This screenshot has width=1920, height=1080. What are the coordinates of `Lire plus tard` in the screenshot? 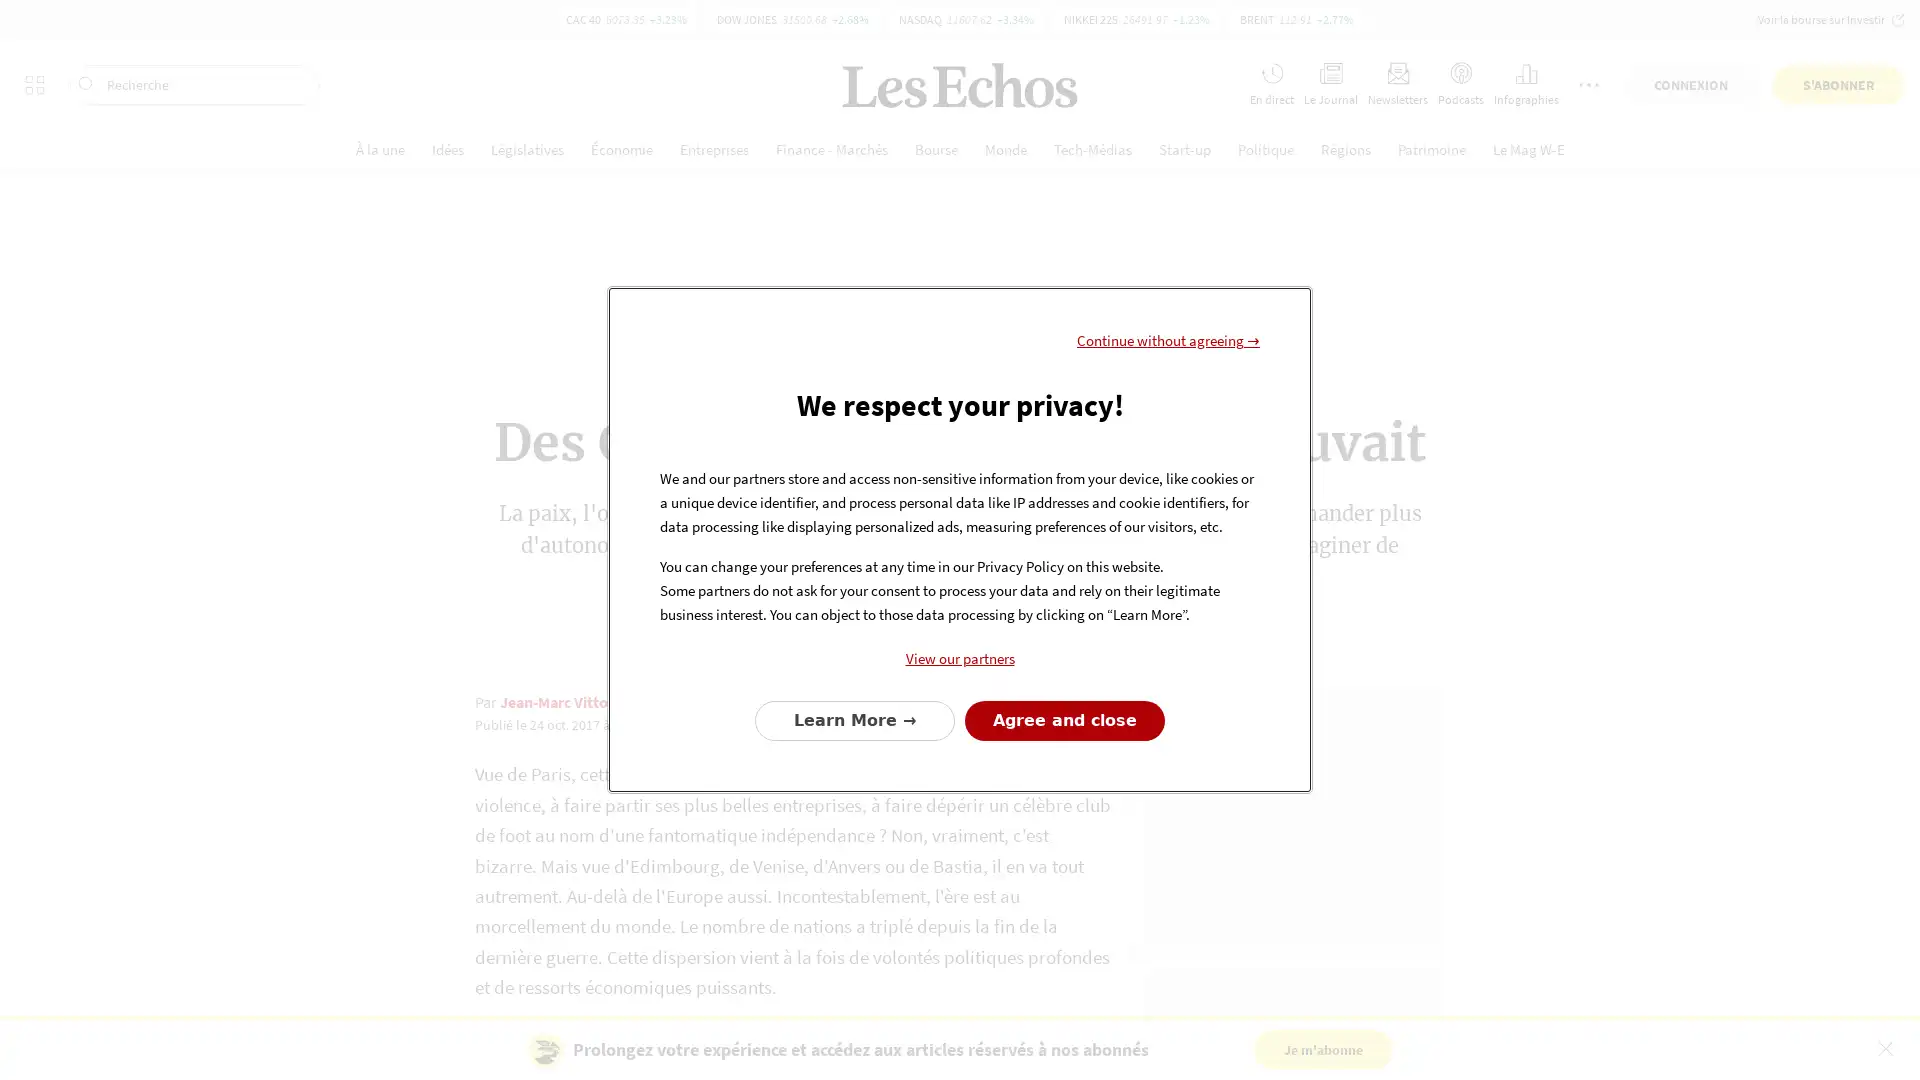 It's located at (763, 639).